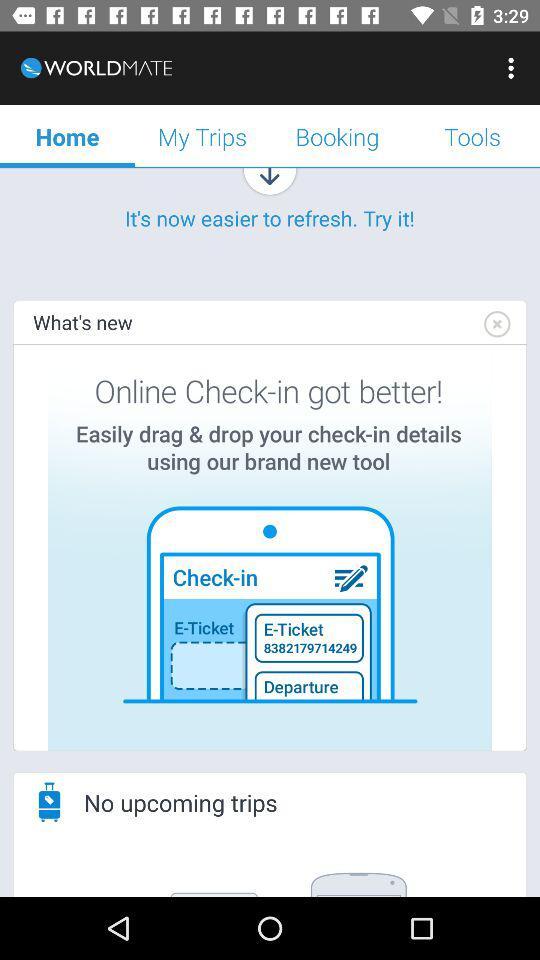  Describe the element at coordinates (495, 324) in the screenshot. I see `the item to the right of what's new icon` at that location.